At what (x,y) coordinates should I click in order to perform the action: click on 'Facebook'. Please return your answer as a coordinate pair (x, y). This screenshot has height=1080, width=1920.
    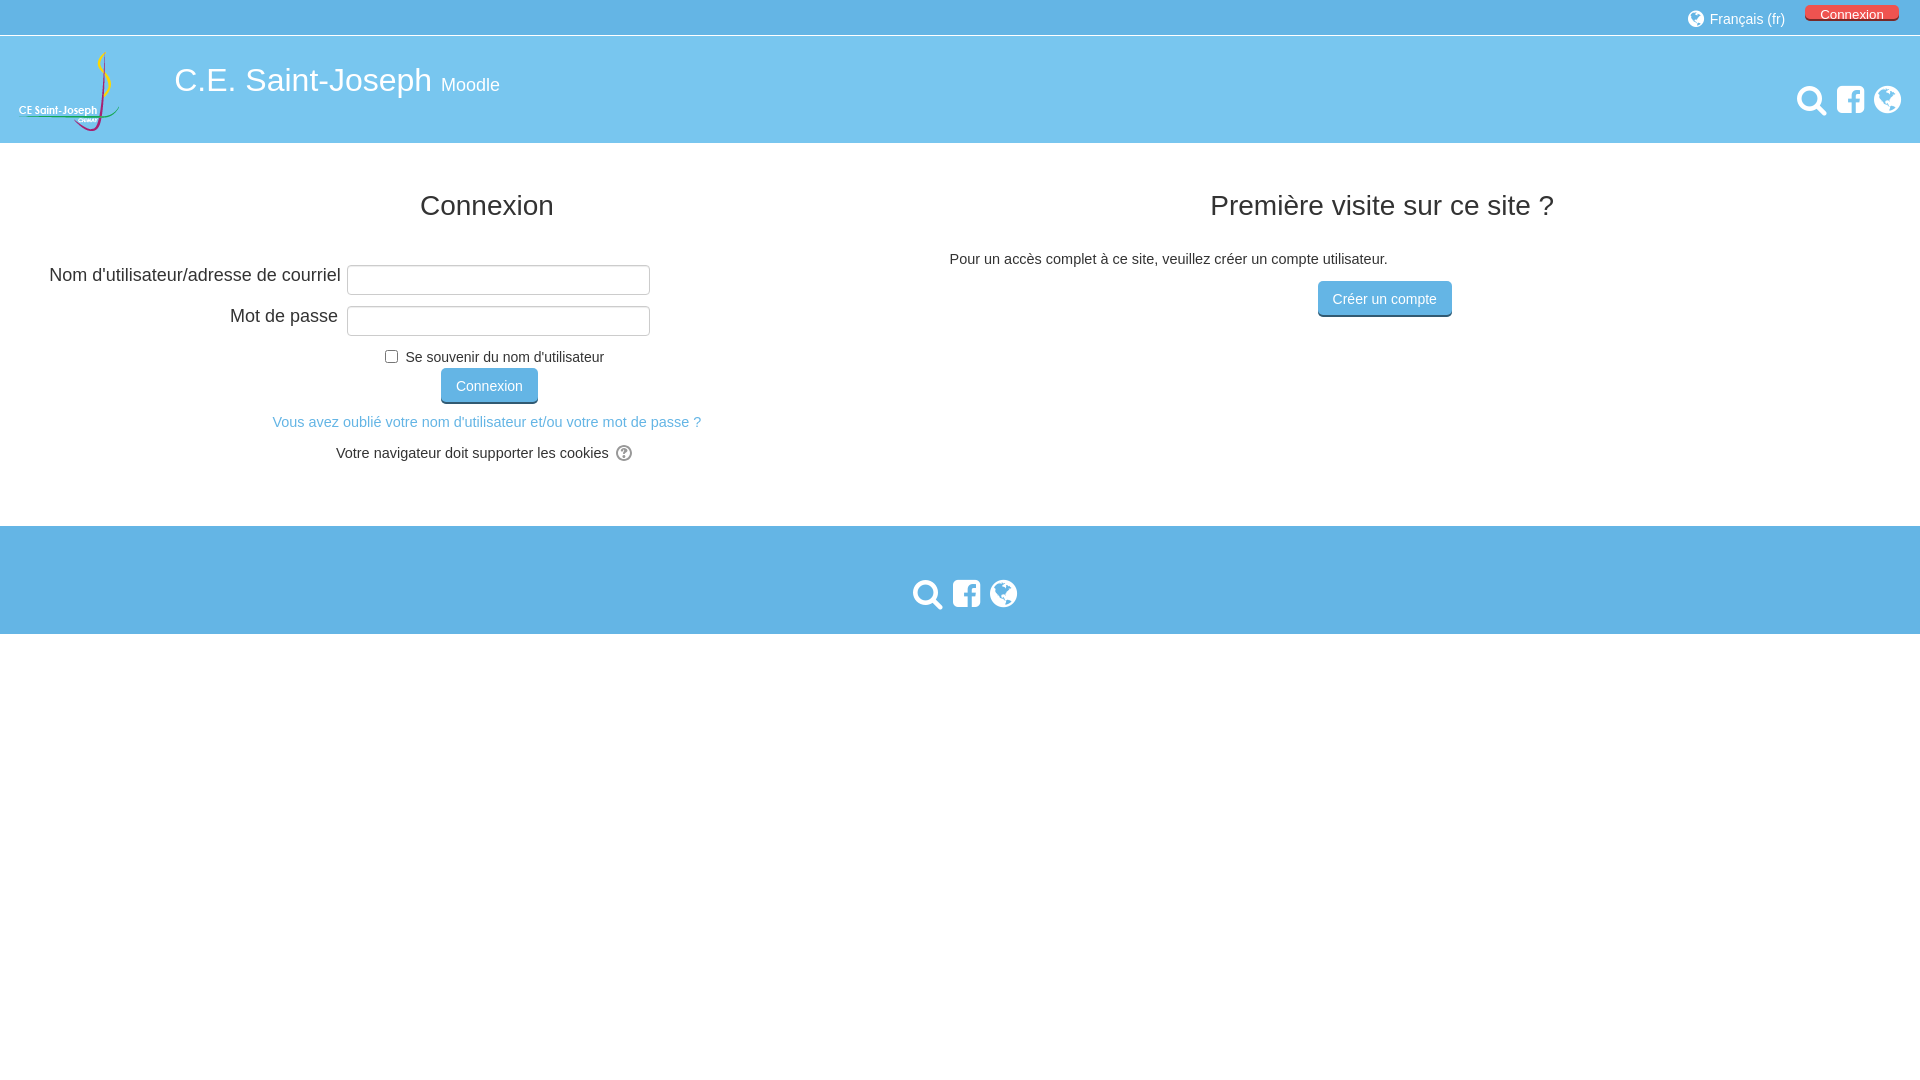
    Looking at the image, I should click on (961, 593).